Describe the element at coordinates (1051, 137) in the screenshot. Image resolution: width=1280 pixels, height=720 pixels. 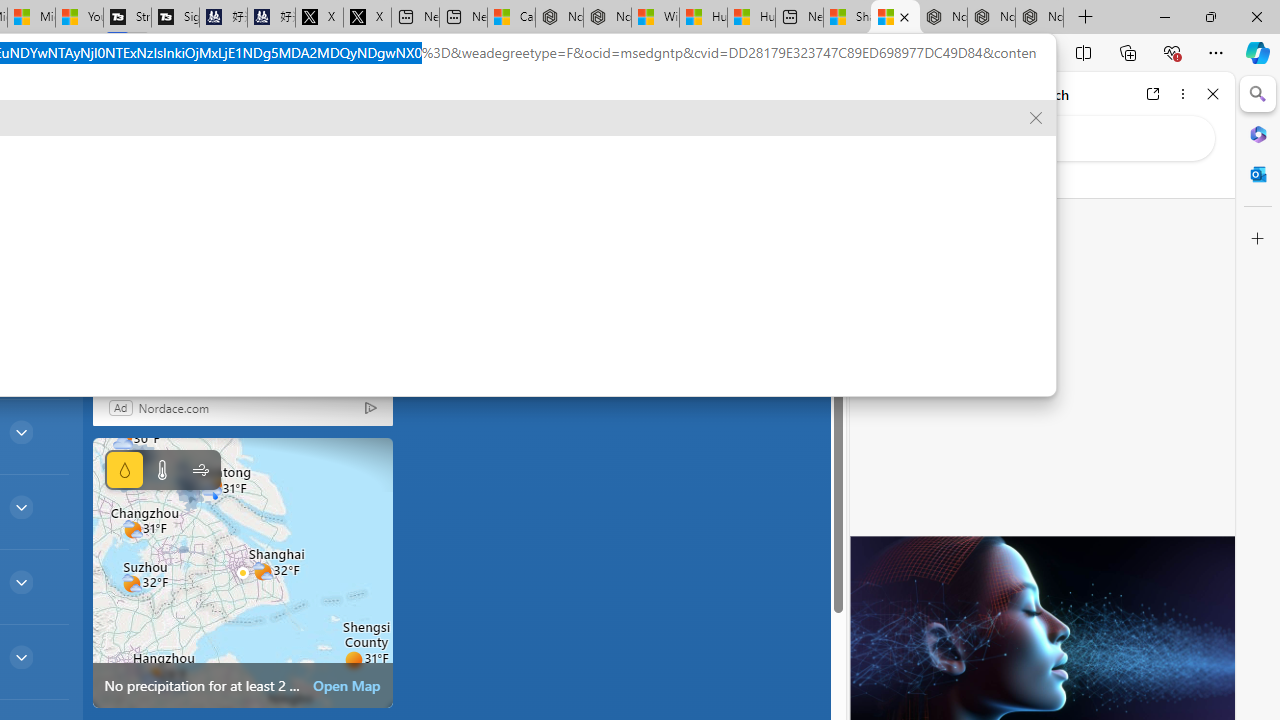
I see `'Search the web'` at that location.